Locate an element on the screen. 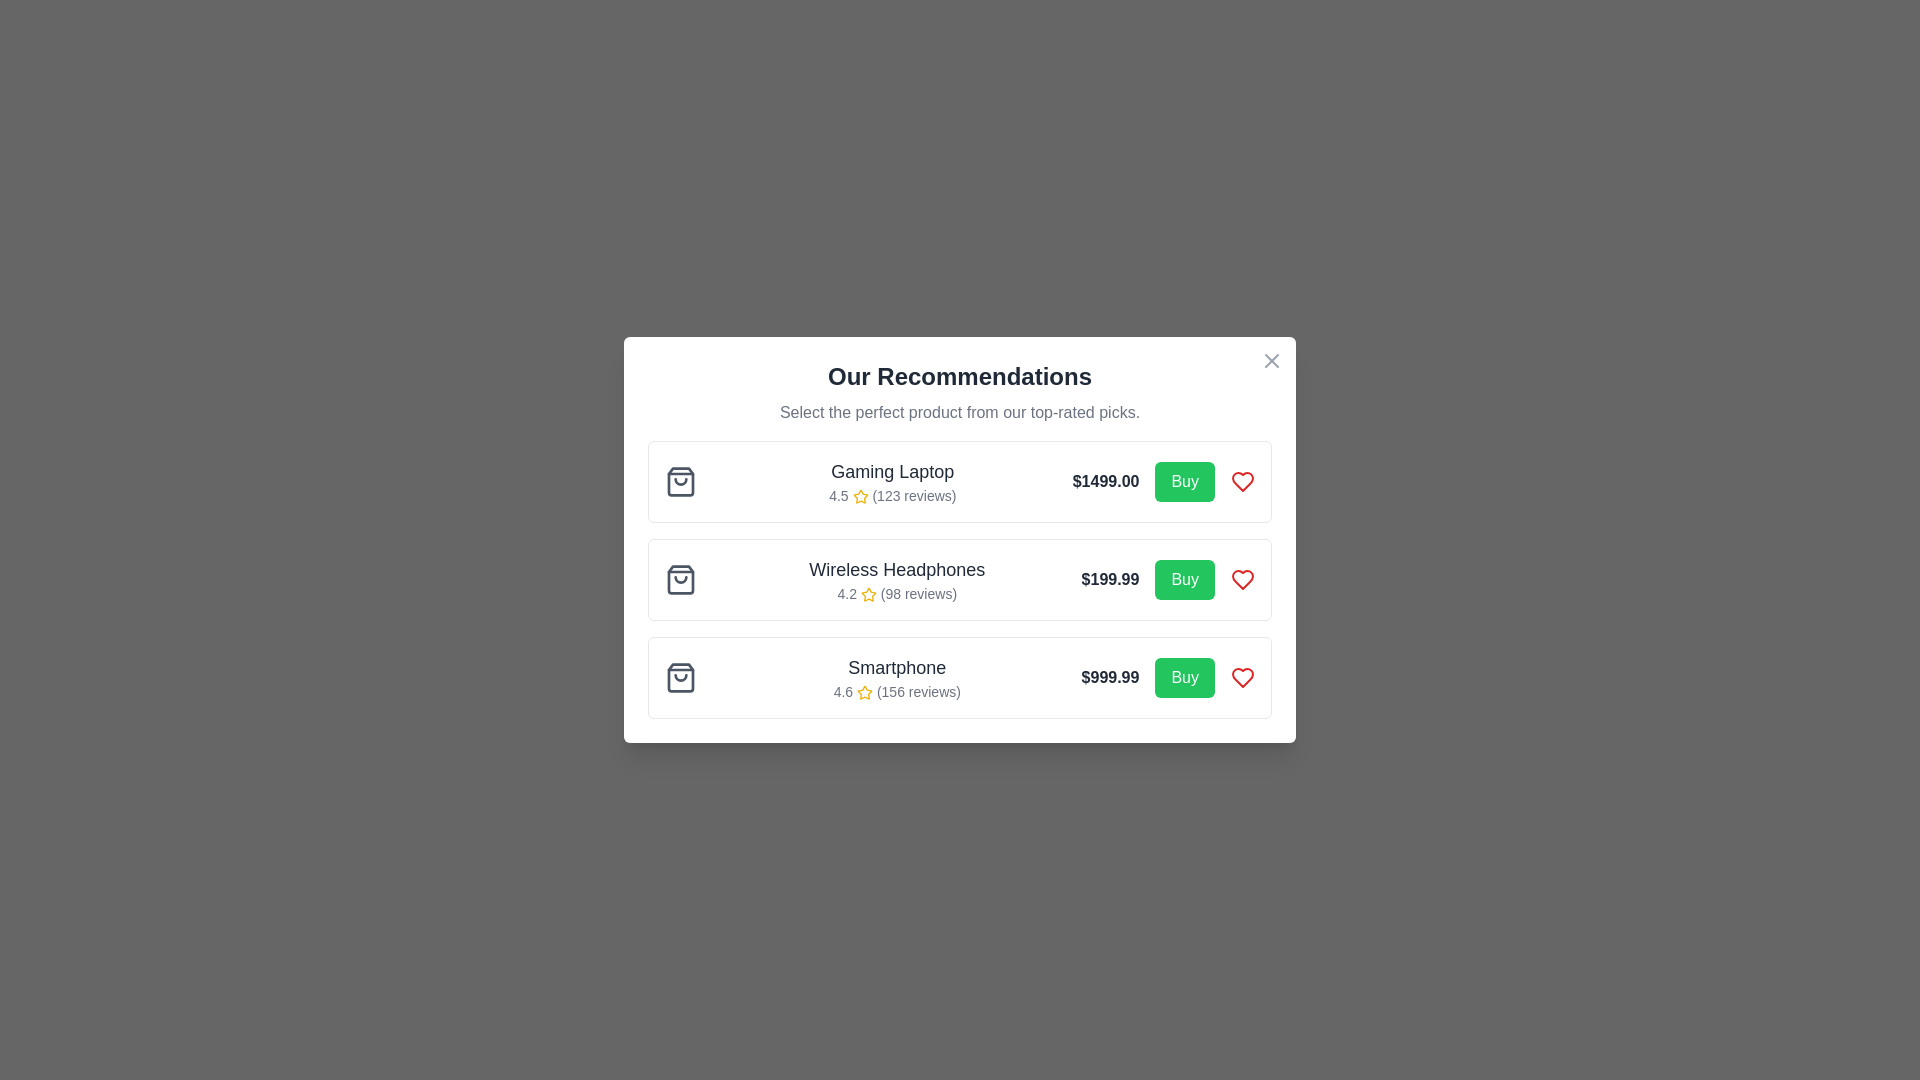 The width and height of the screenshot is (1920, 1080). the heart icon at the far right of the product information panel for 'Smartphone' is located at coordinates (1242, 677).